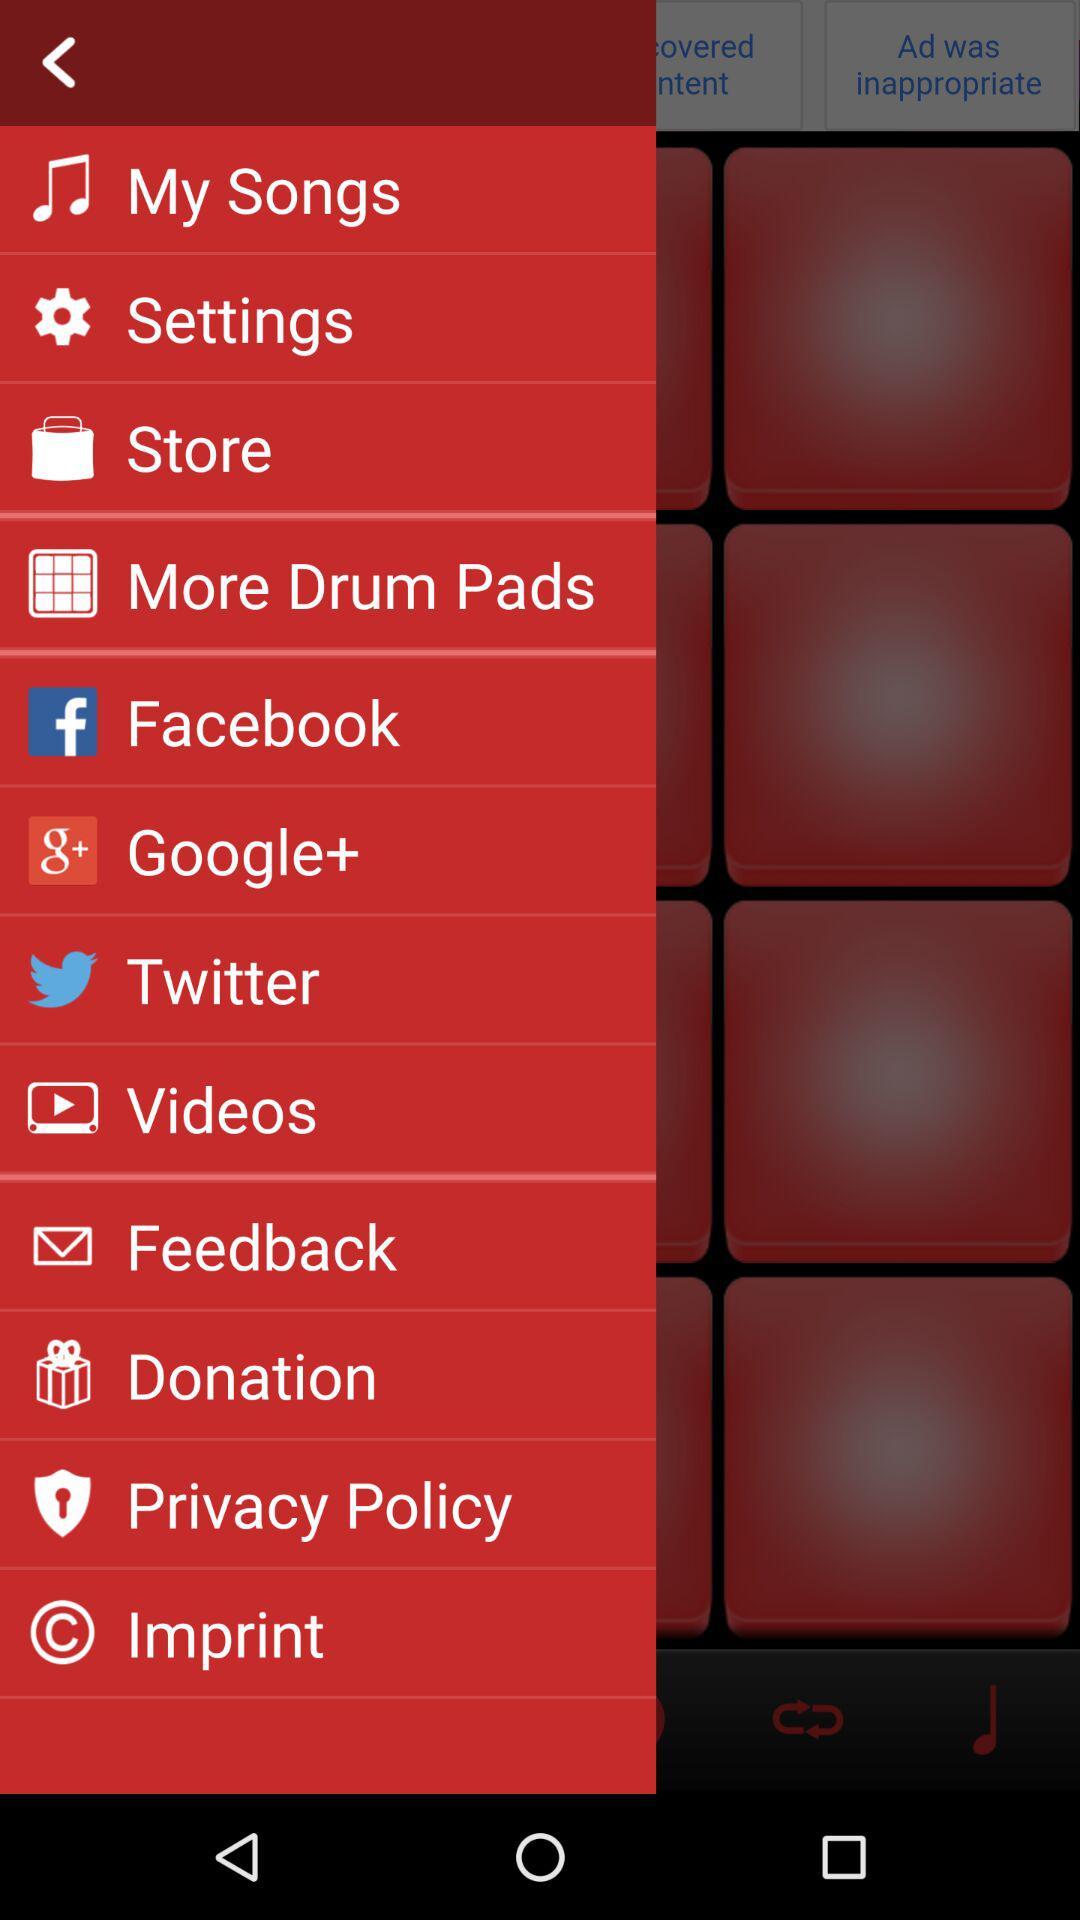  Describe the element at coordinates (242, 850) in the screenshot. I see `the item below facebook` at that location.